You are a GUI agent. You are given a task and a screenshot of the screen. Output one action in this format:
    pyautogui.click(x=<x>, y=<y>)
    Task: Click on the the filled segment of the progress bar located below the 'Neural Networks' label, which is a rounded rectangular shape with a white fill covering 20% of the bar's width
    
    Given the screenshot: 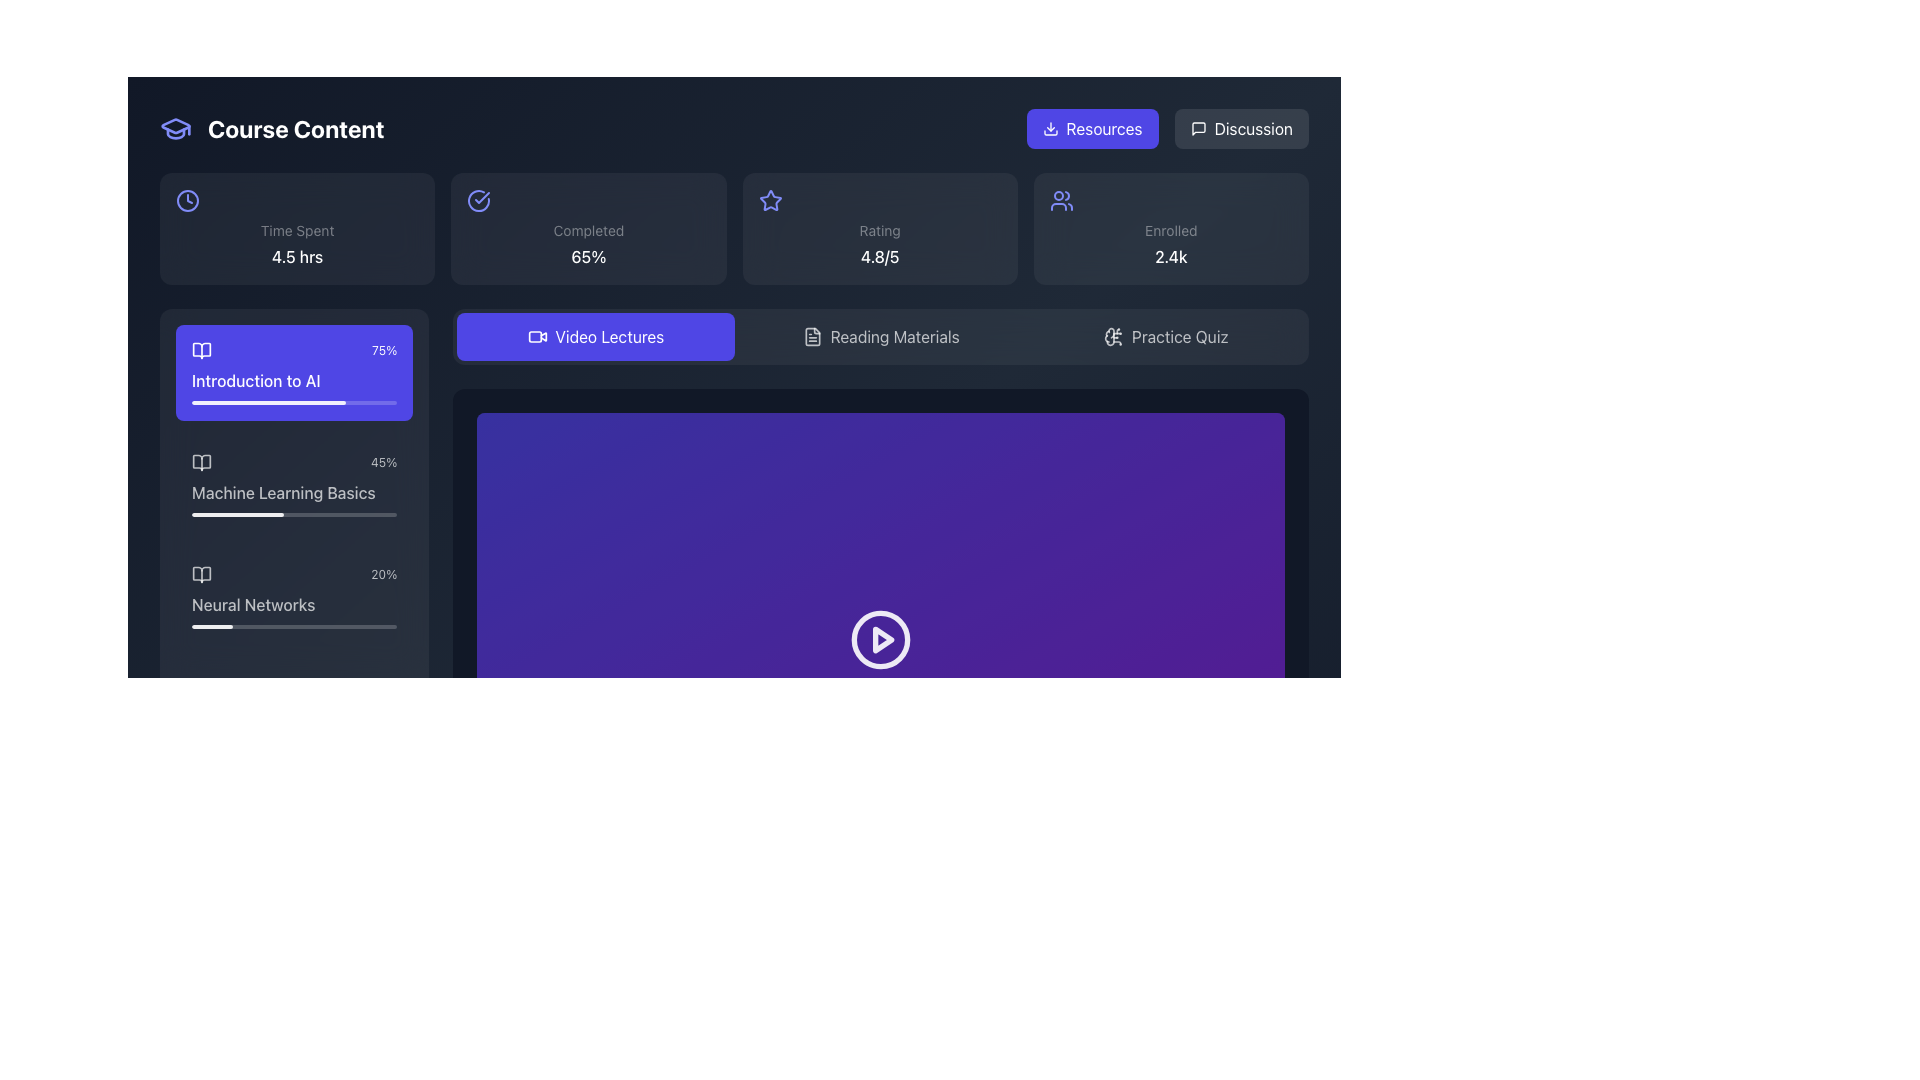 What is the action you would take?
    pyautogui.click(x=212, y=626)
    